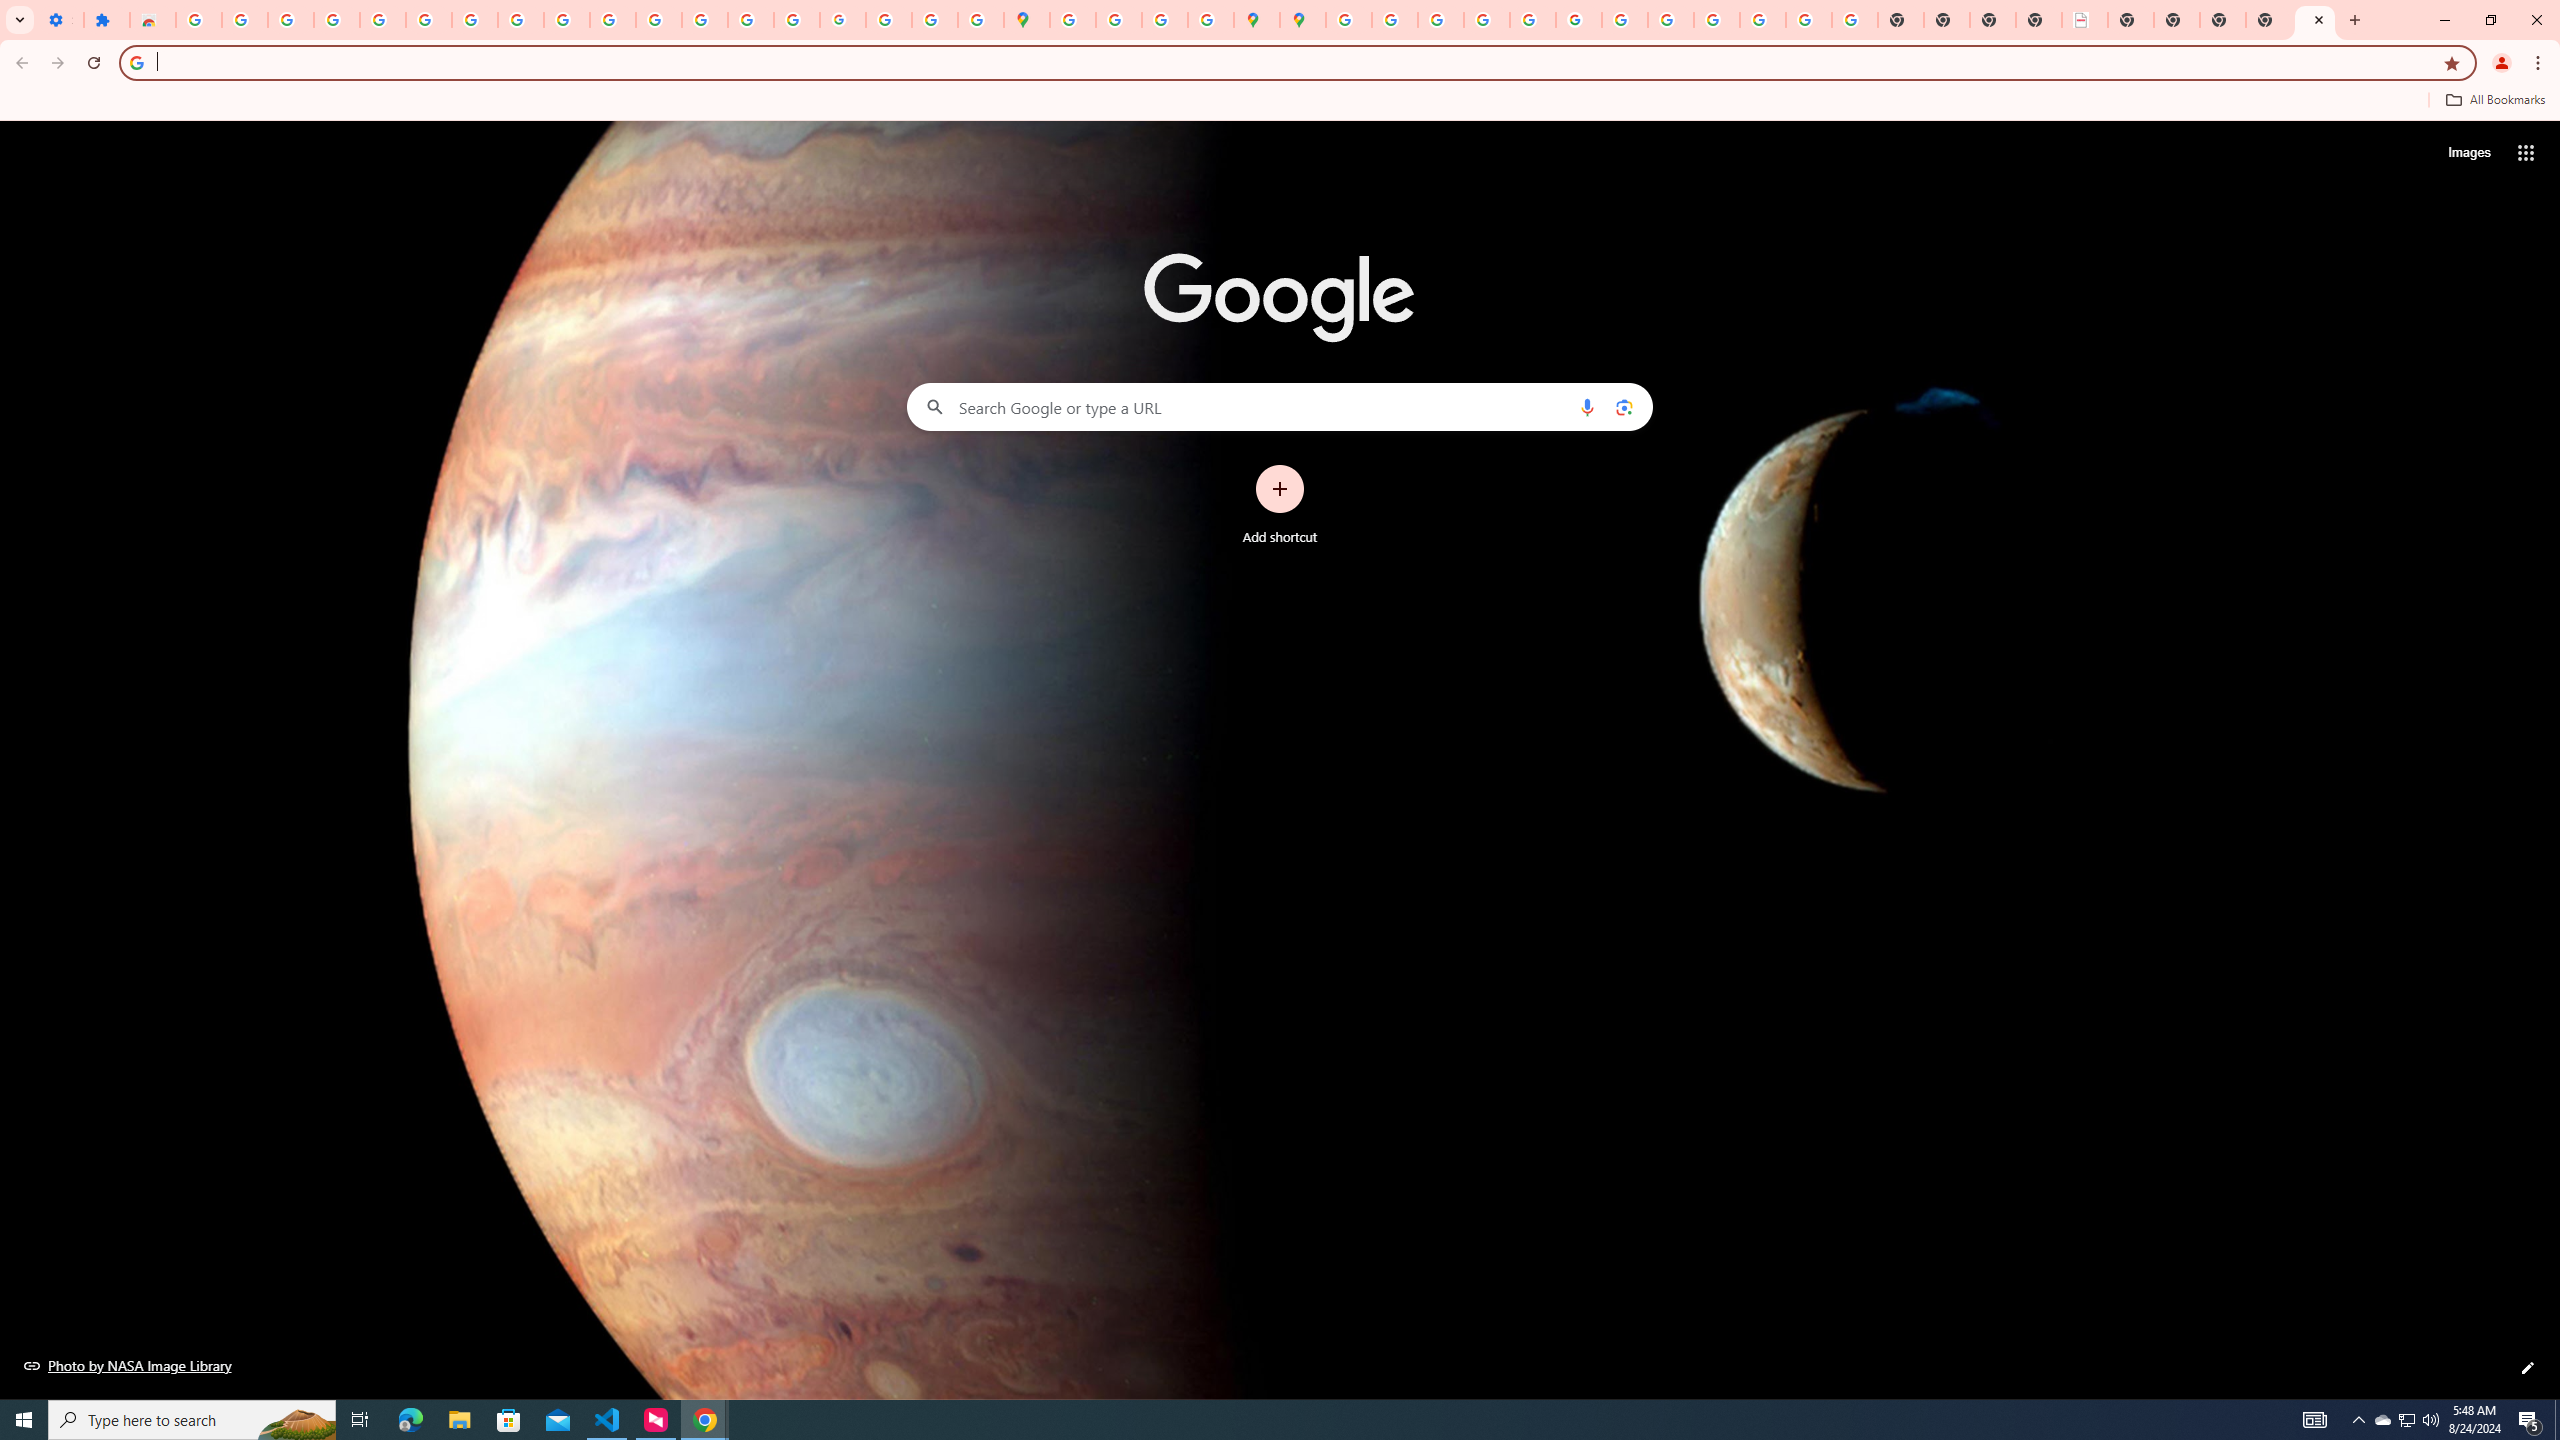 This screenshot has width=2560, height=1440. I want to click on 'Privacy Help Center - Policies Help', so click(1439, 19).